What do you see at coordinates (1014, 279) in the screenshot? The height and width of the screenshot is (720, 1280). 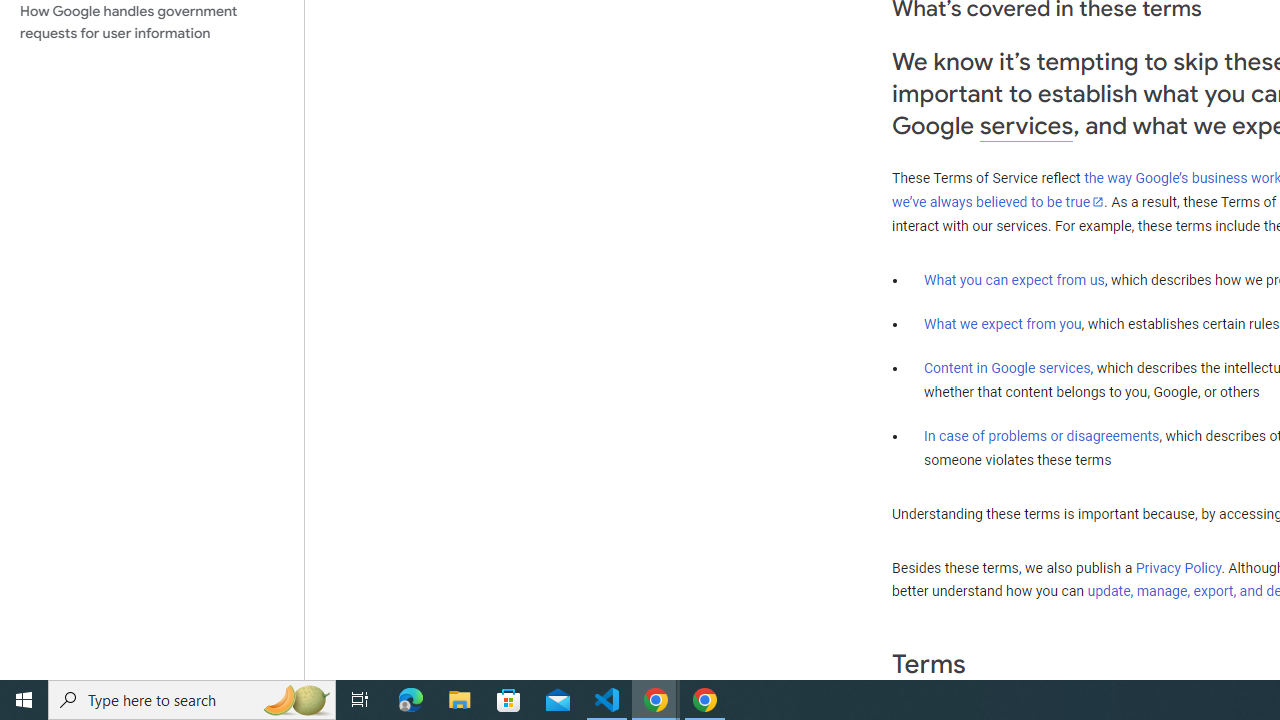 I see `'What you can expect from us'` at bounding box center [1014, 279].